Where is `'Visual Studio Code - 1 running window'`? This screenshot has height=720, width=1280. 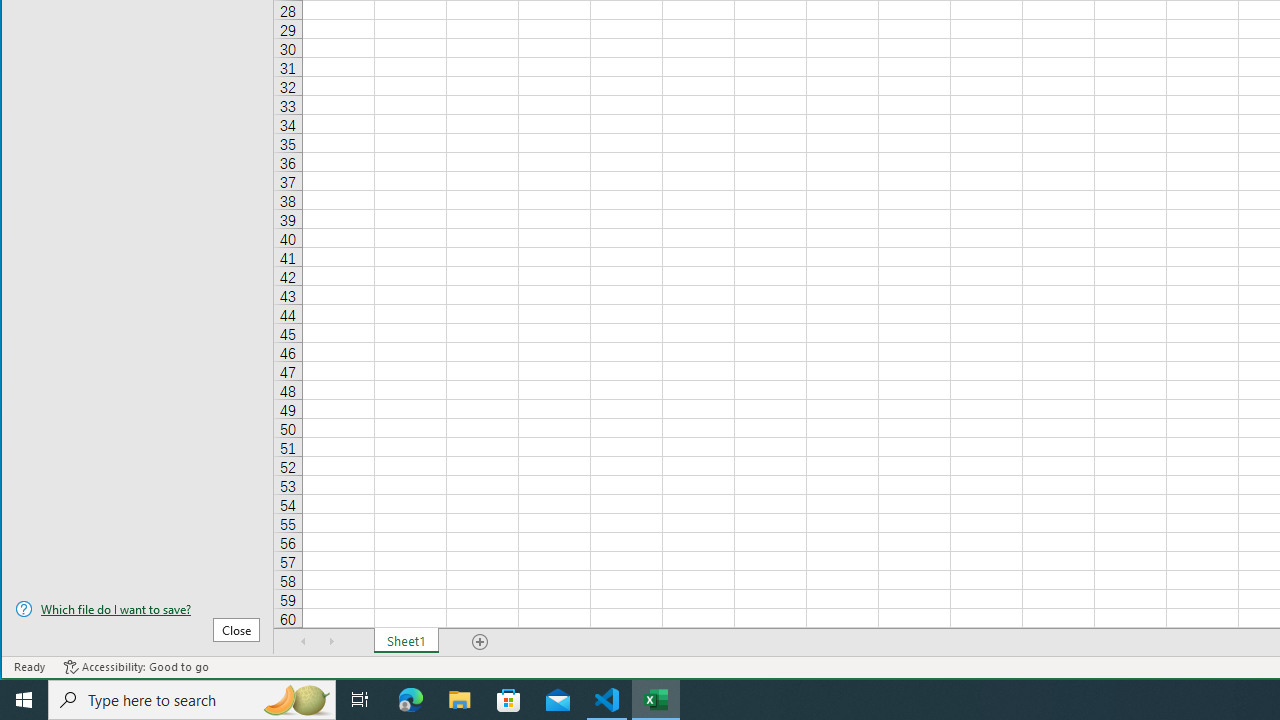
'Visual Studio Code - 1 running window' is located at coordinates (606, 698).